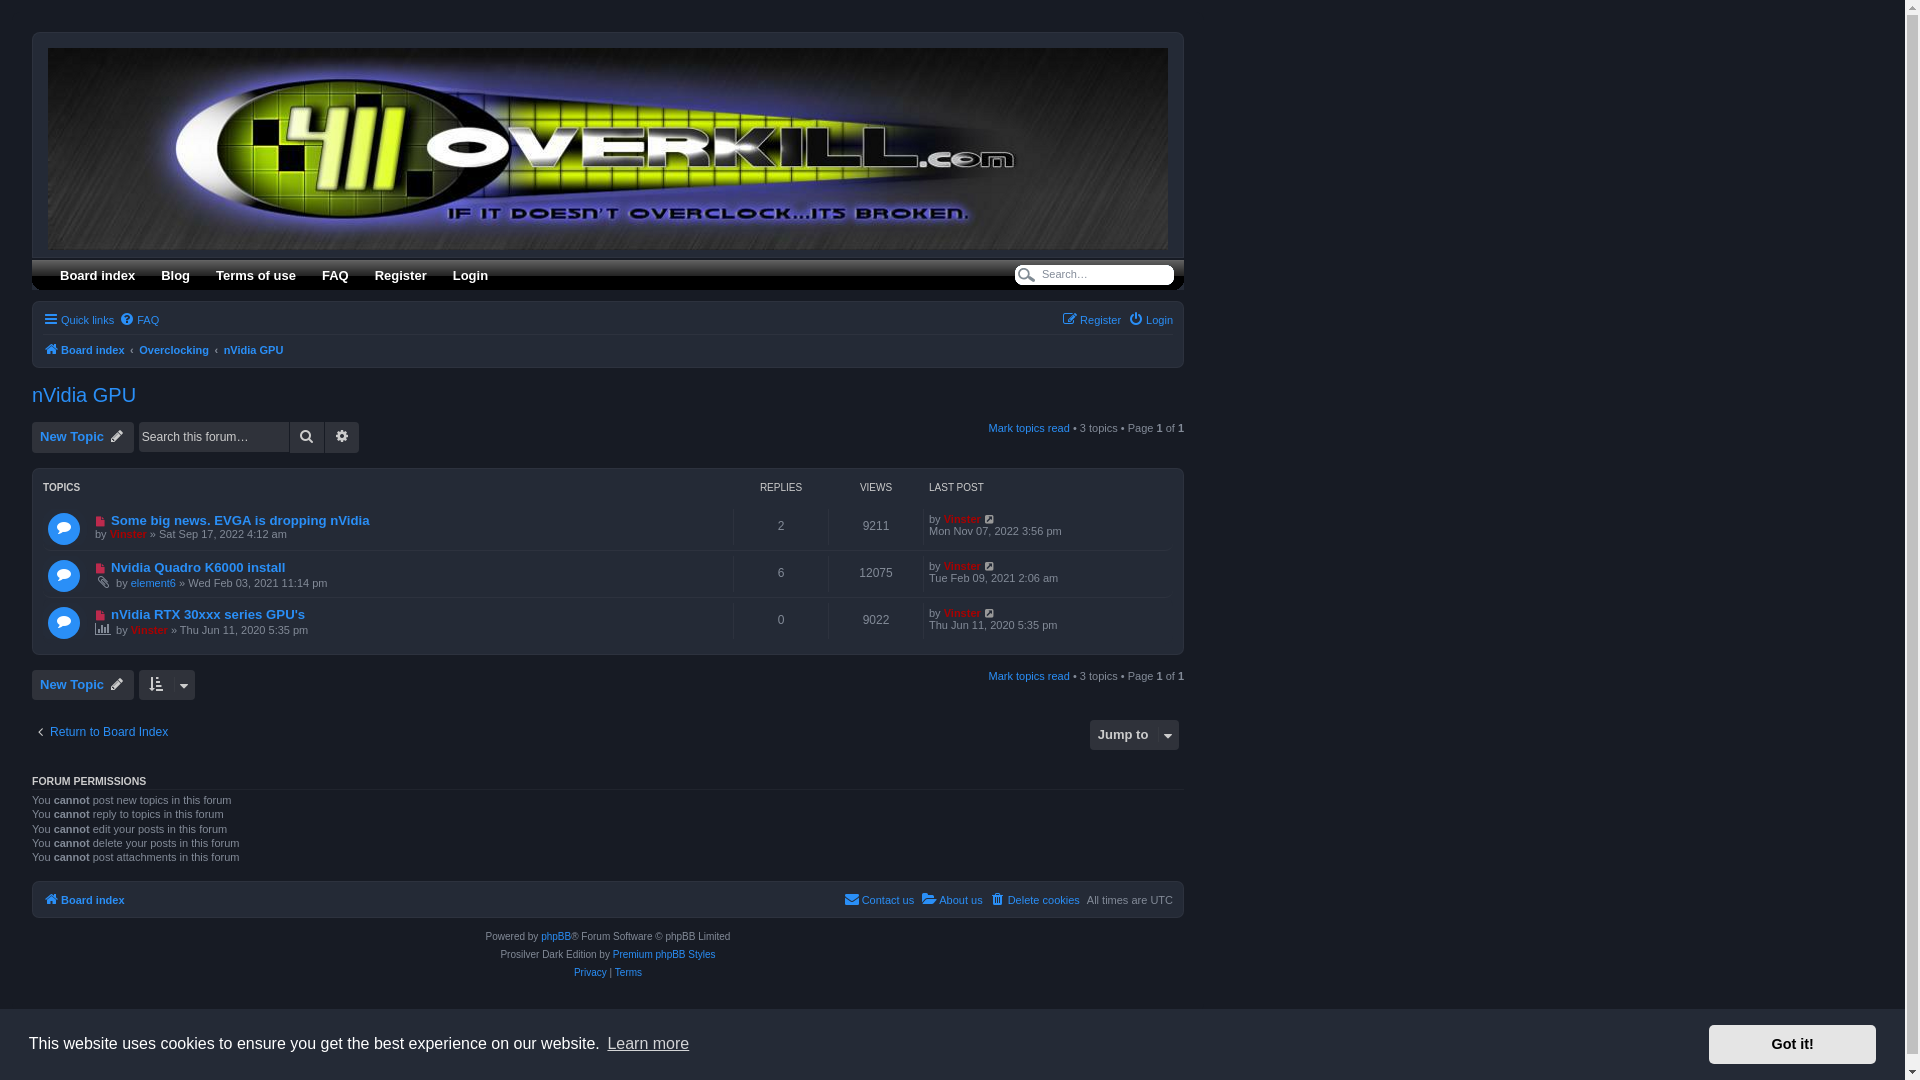  I want to click on 'Terms', so click(627, 971).